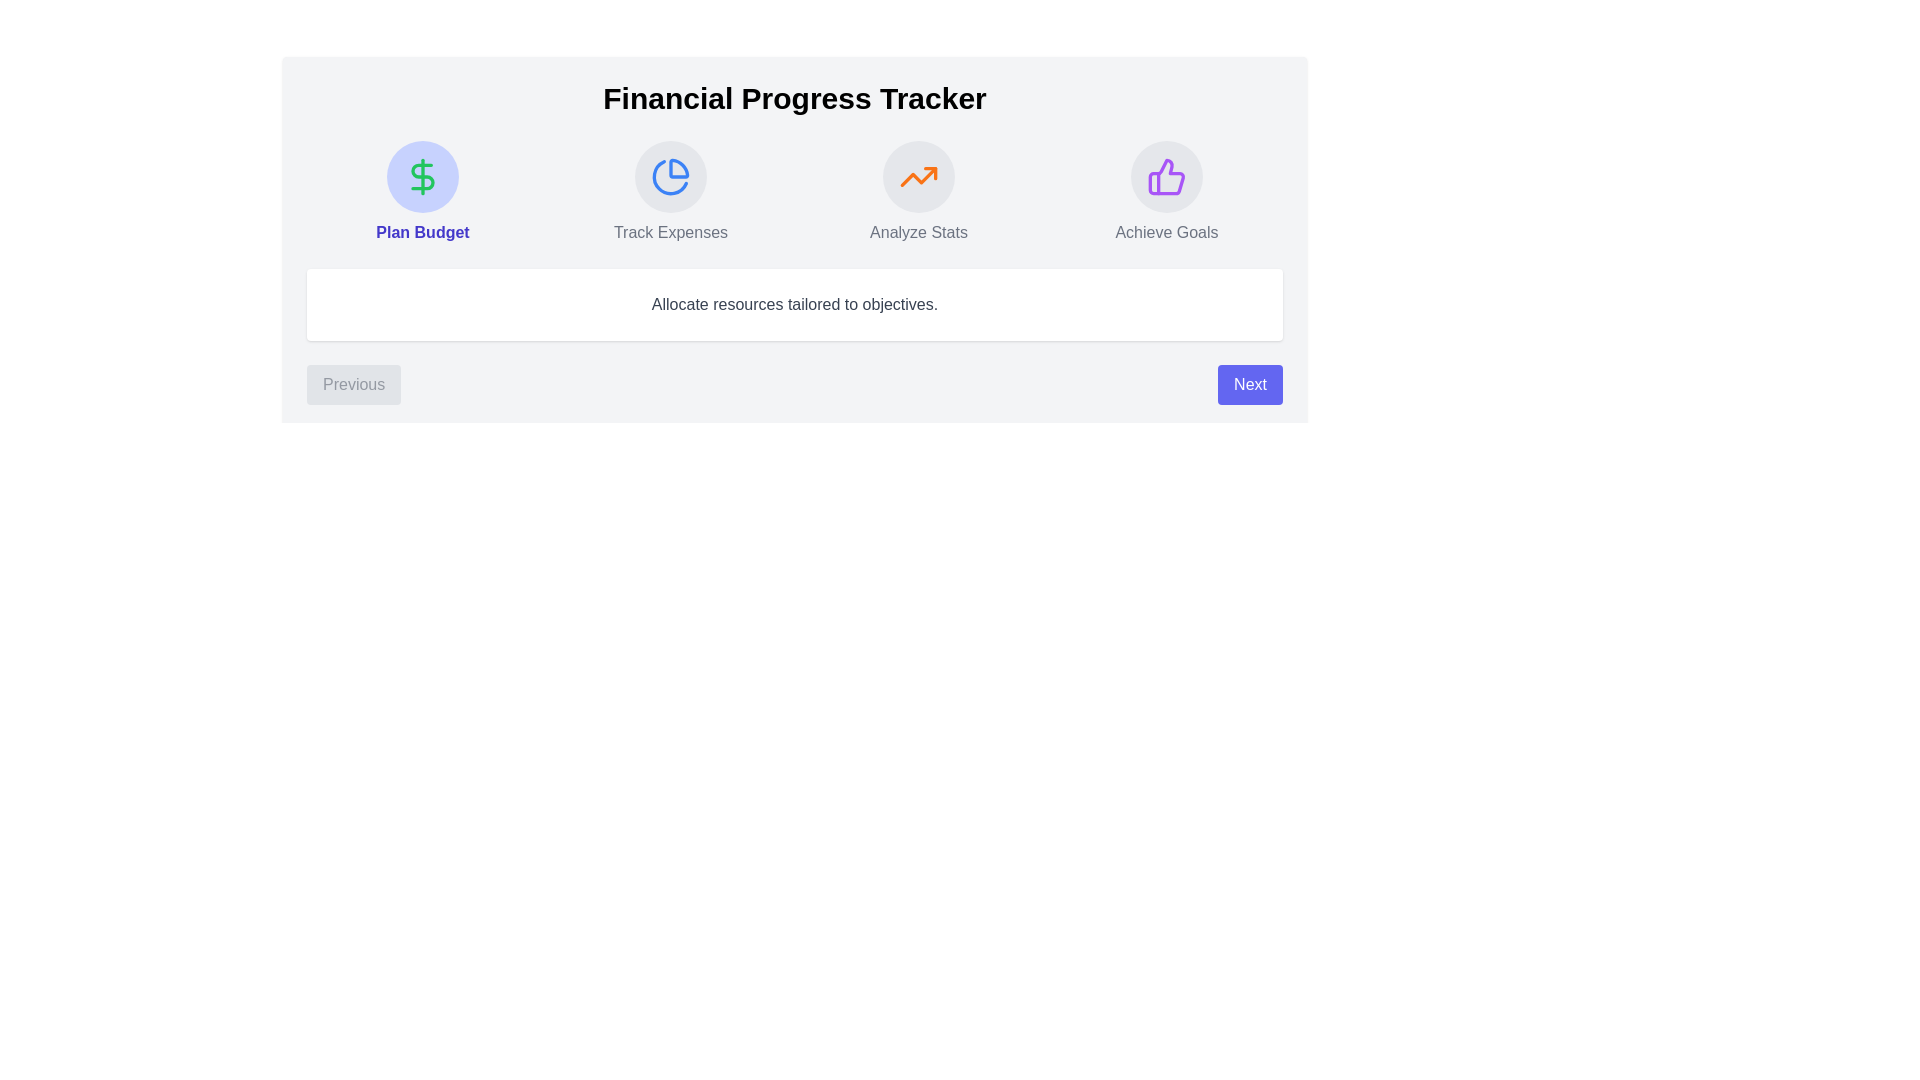  I want to click on the title 'Financial Progress Tracker', so click(794, 99).